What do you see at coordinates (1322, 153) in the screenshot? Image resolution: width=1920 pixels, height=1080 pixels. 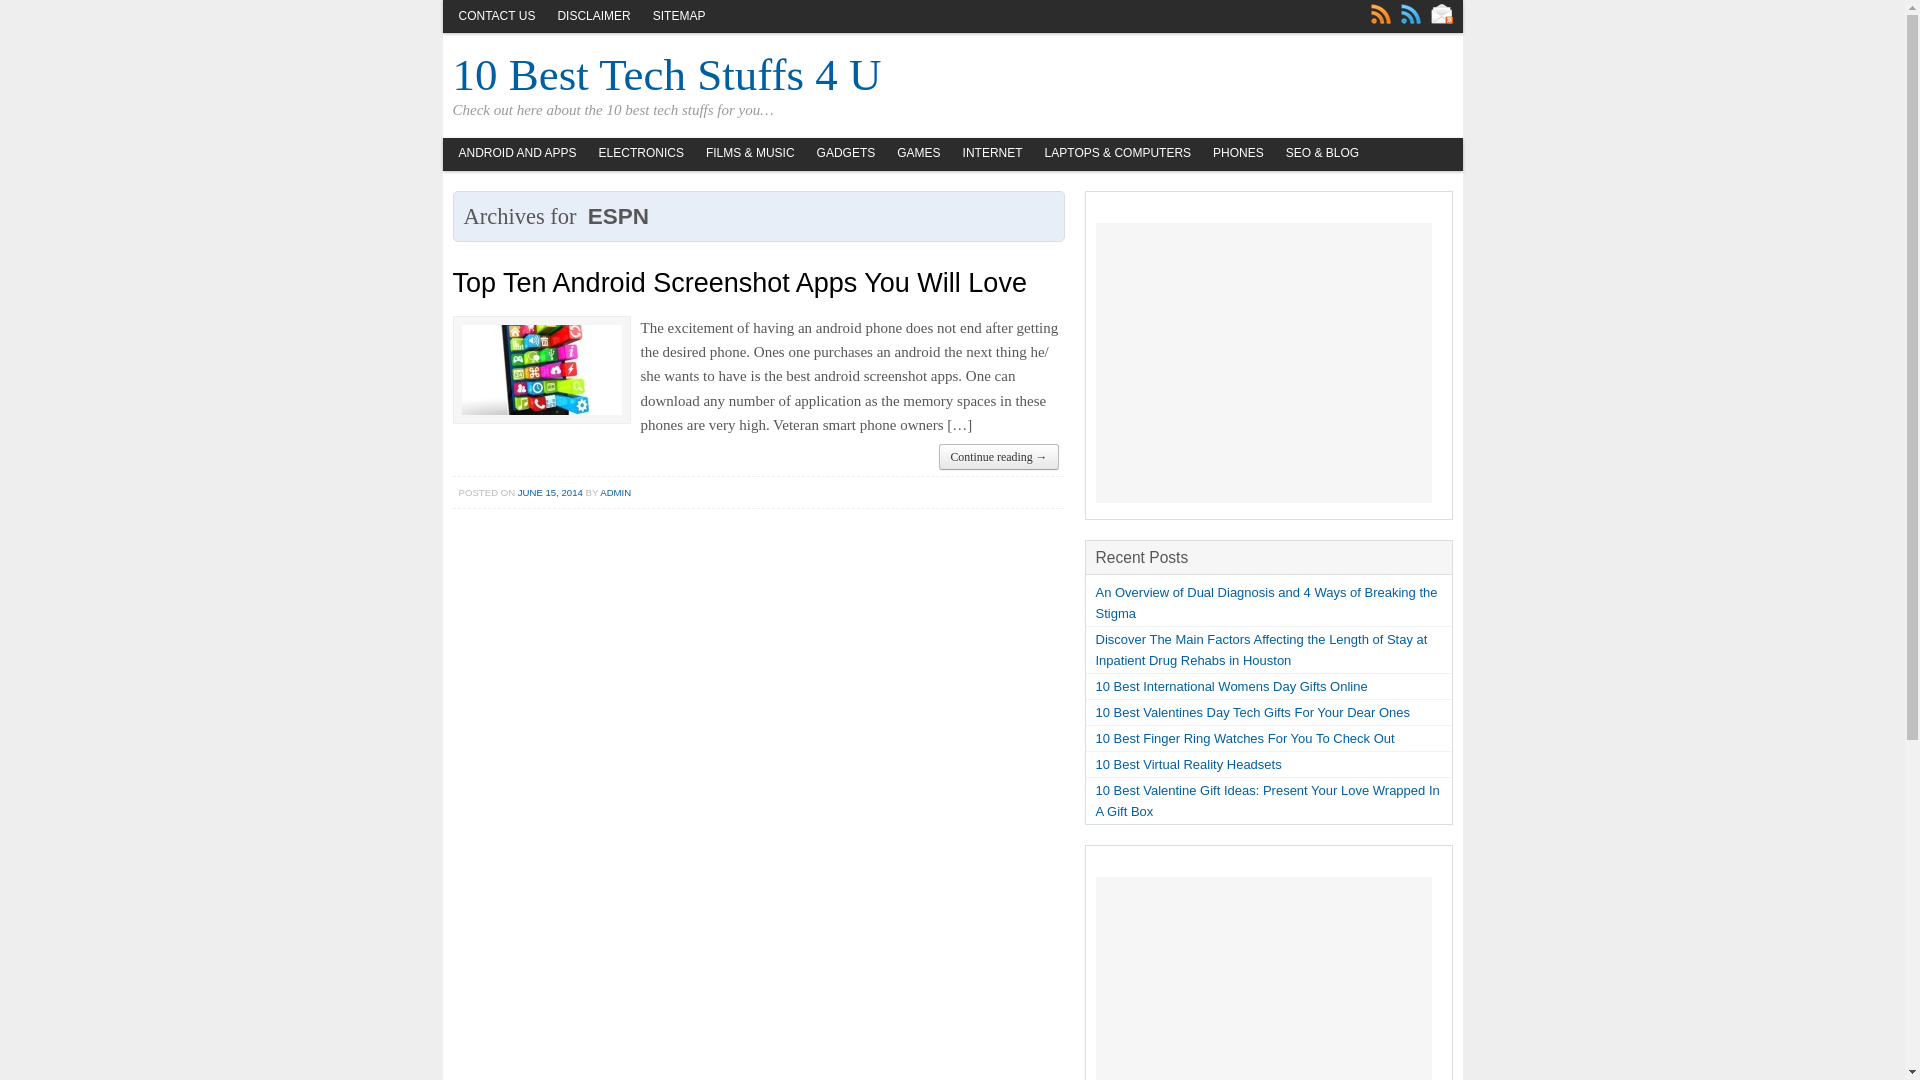 I see `'SEO & BLOG'` at bounding box center [1322, 153].